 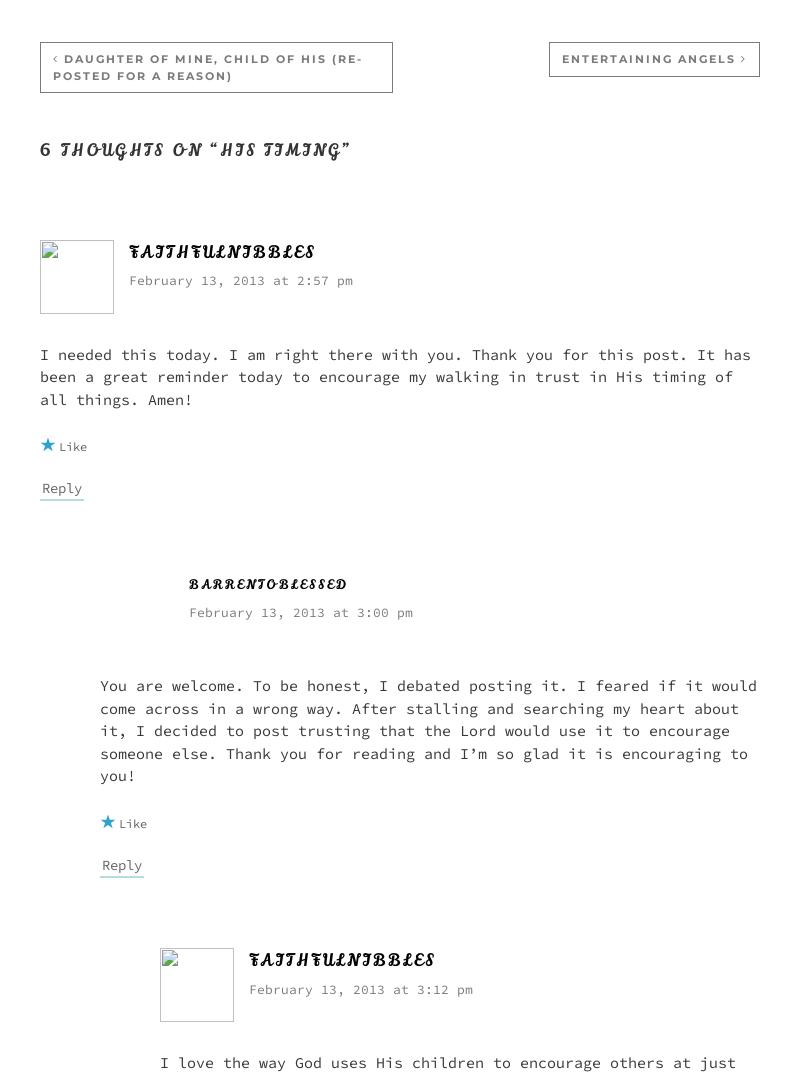 I want to click on 'Entertaining Angels', so click(x=562, y=58).